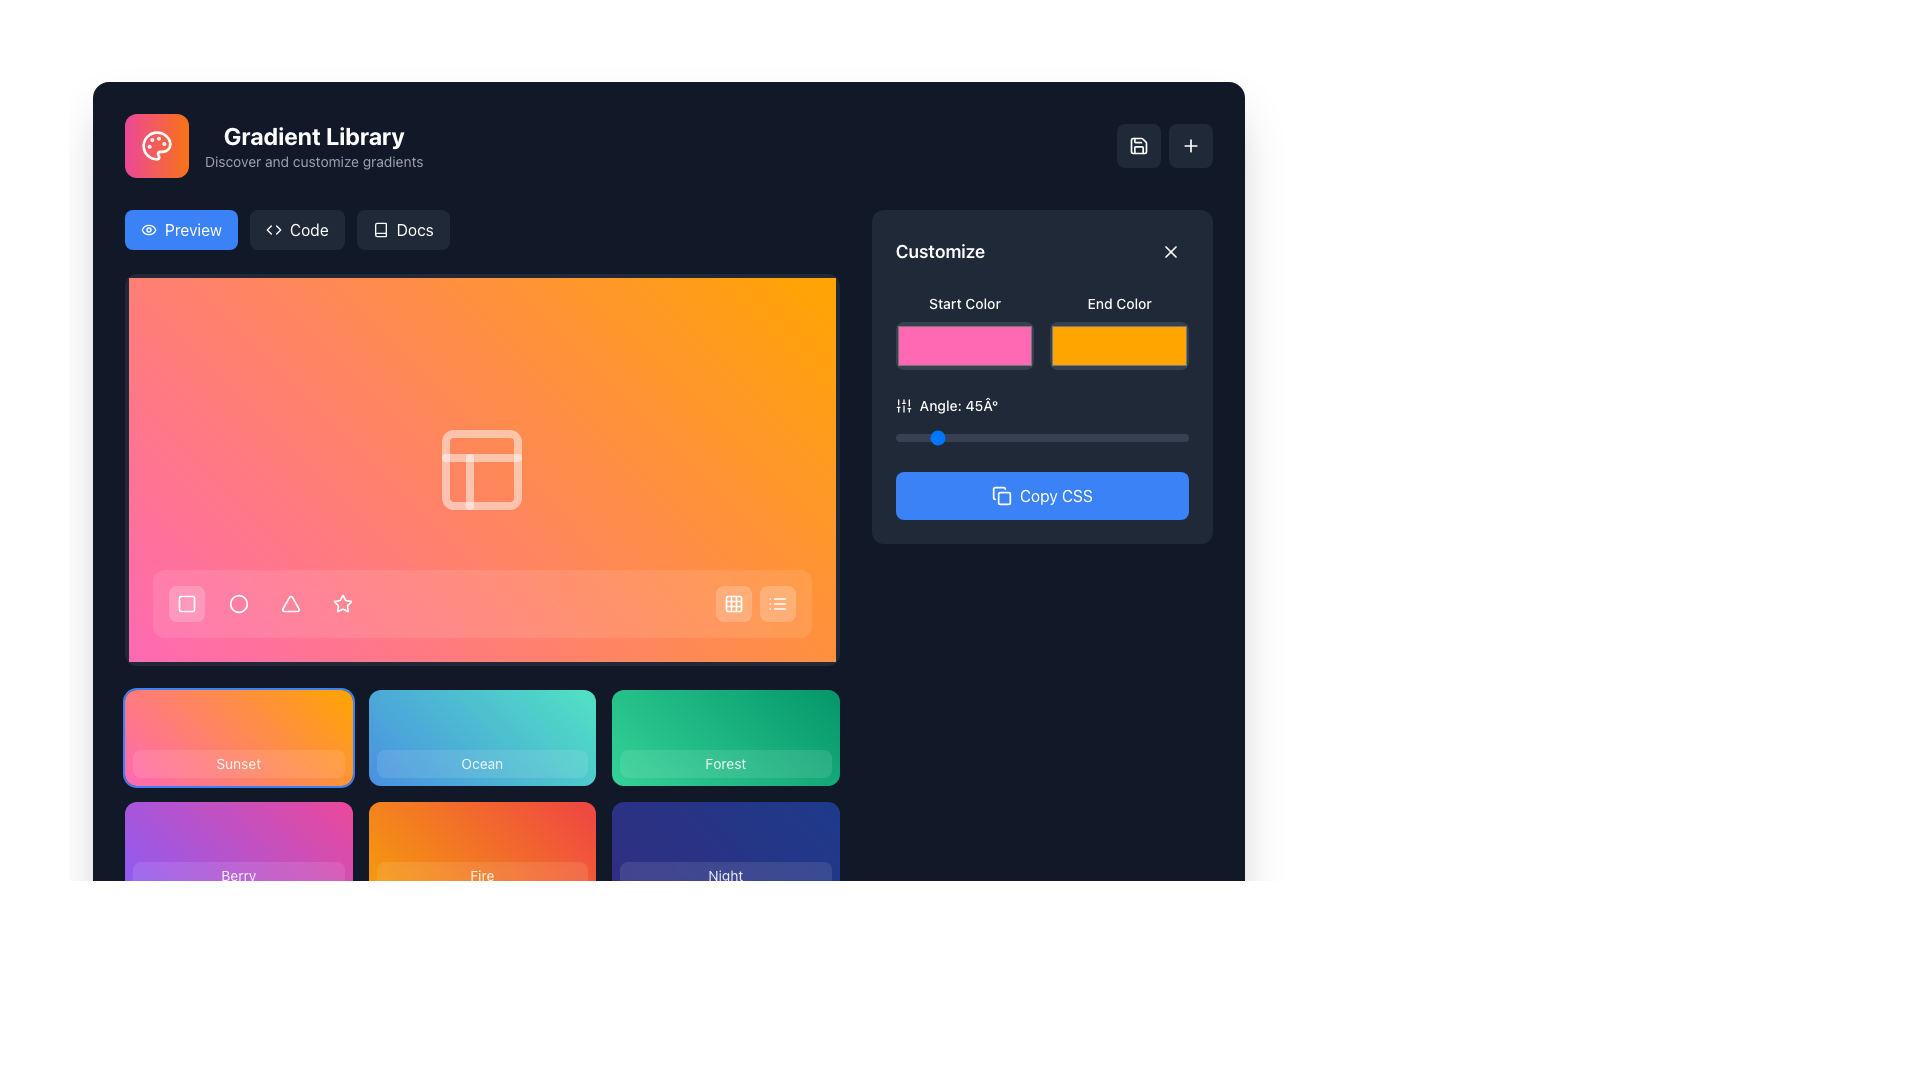  What do you see at coordinates (1041, 331) in the screenshot?
I see `the 'End Color' section of the color selection interface` at bounding box center [1041, 331].